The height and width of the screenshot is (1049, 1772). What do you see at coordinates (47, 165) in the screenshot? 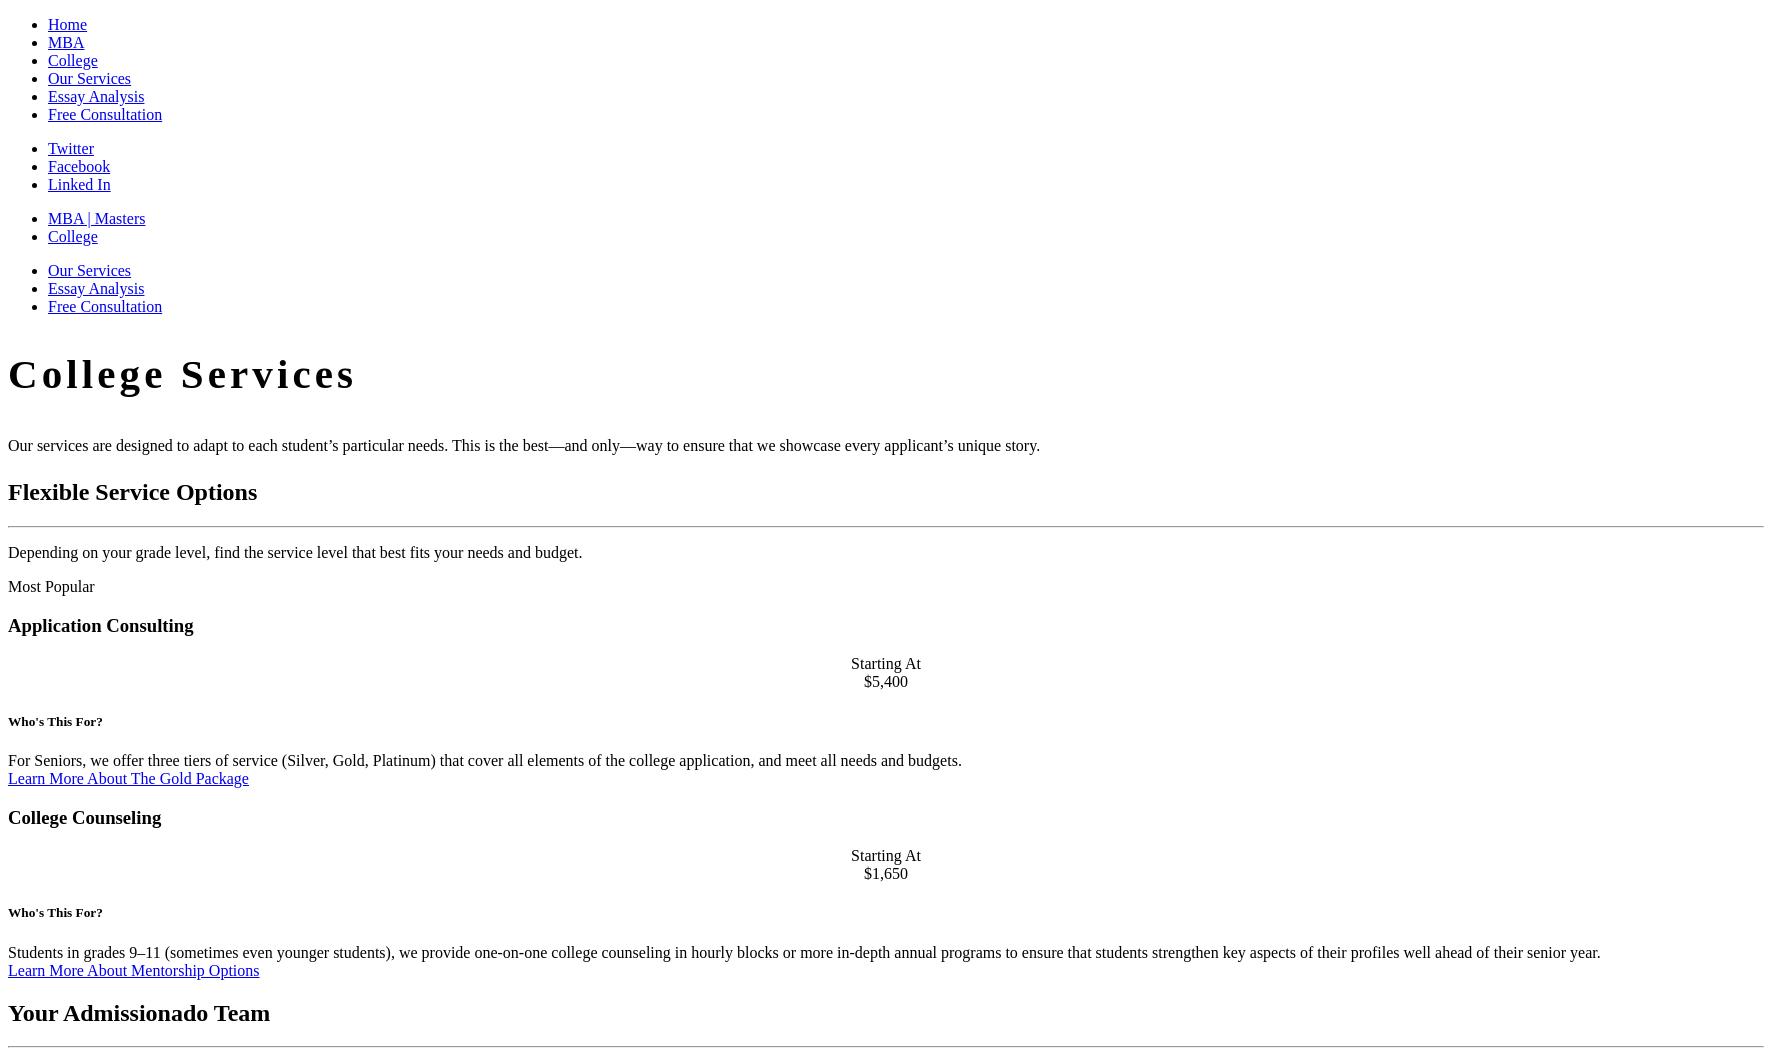
I see `'Facebook'` at bounding box center [47, 165].